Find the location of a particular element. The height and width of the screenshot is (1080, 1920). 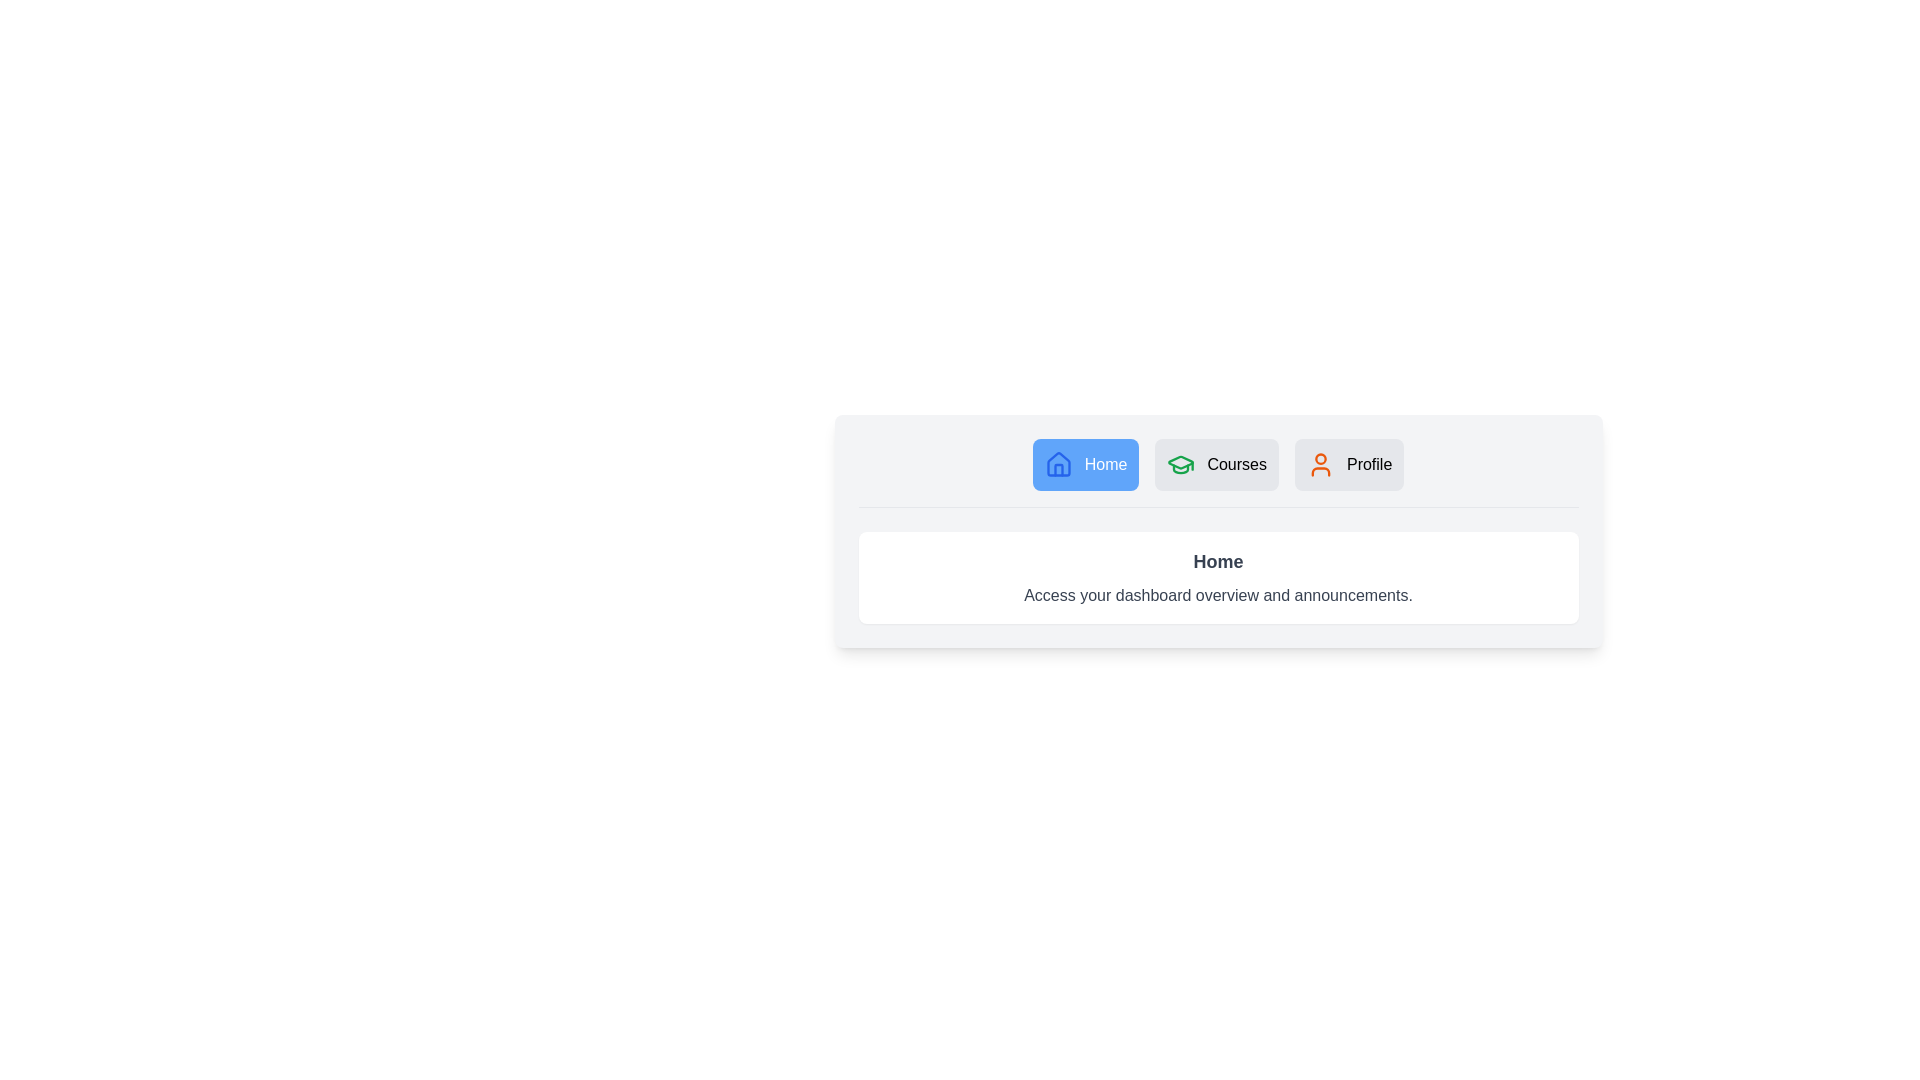

the Profile tab to activate it is located at coordinates (1348, 465).